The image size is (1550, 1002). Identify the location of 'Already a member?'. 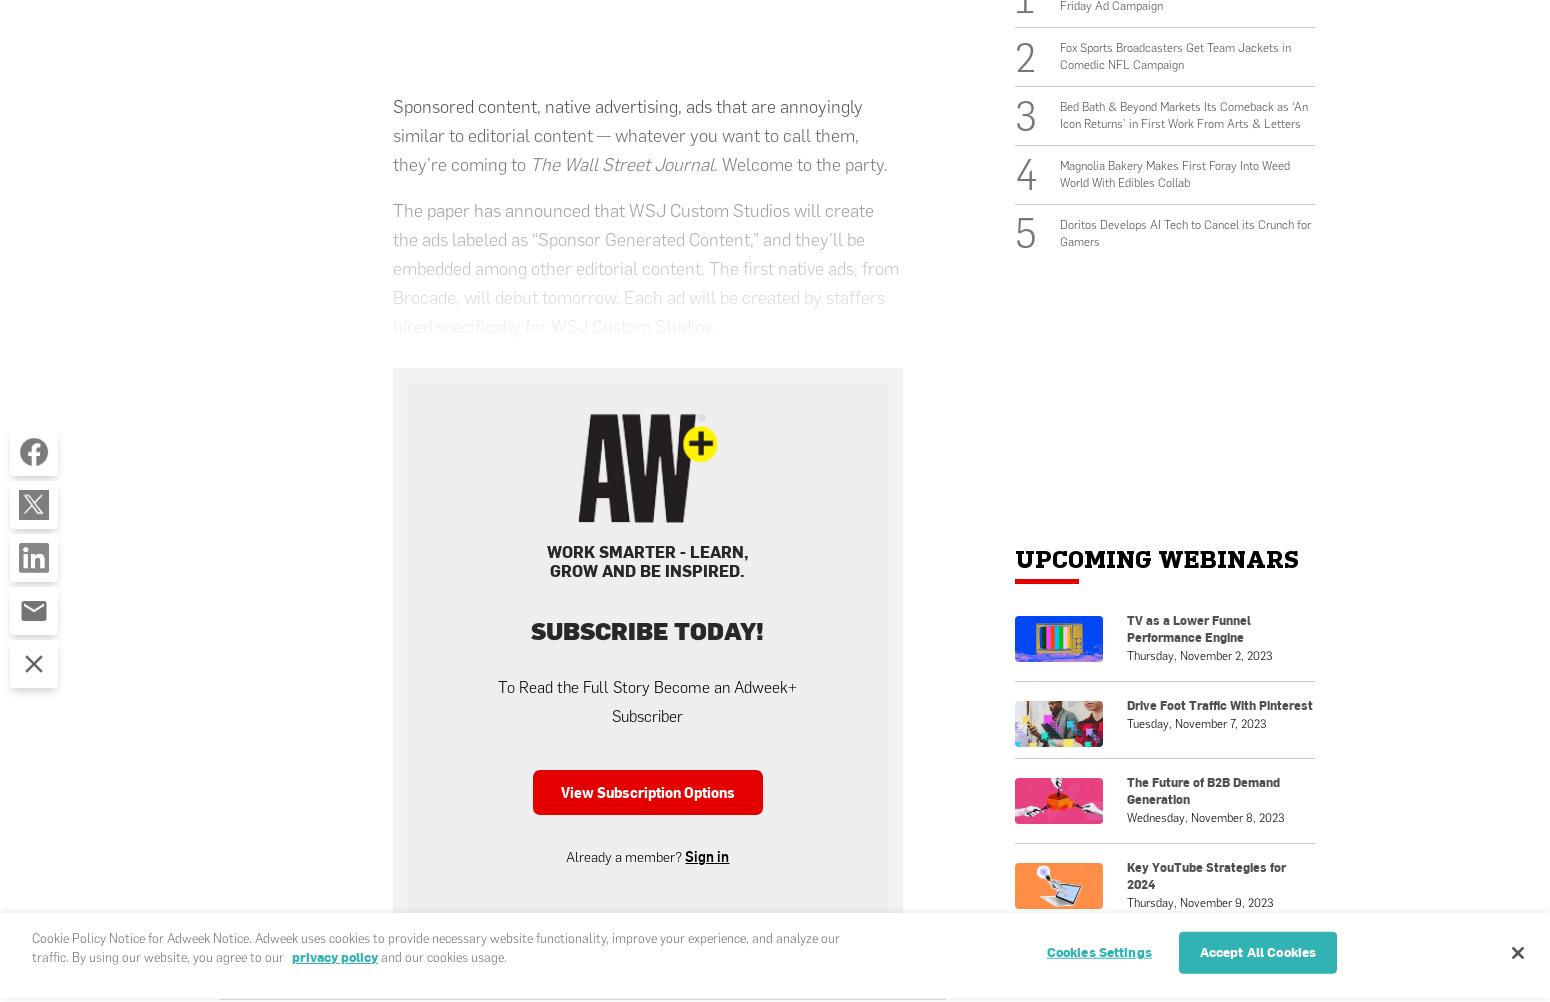
(624, 856).